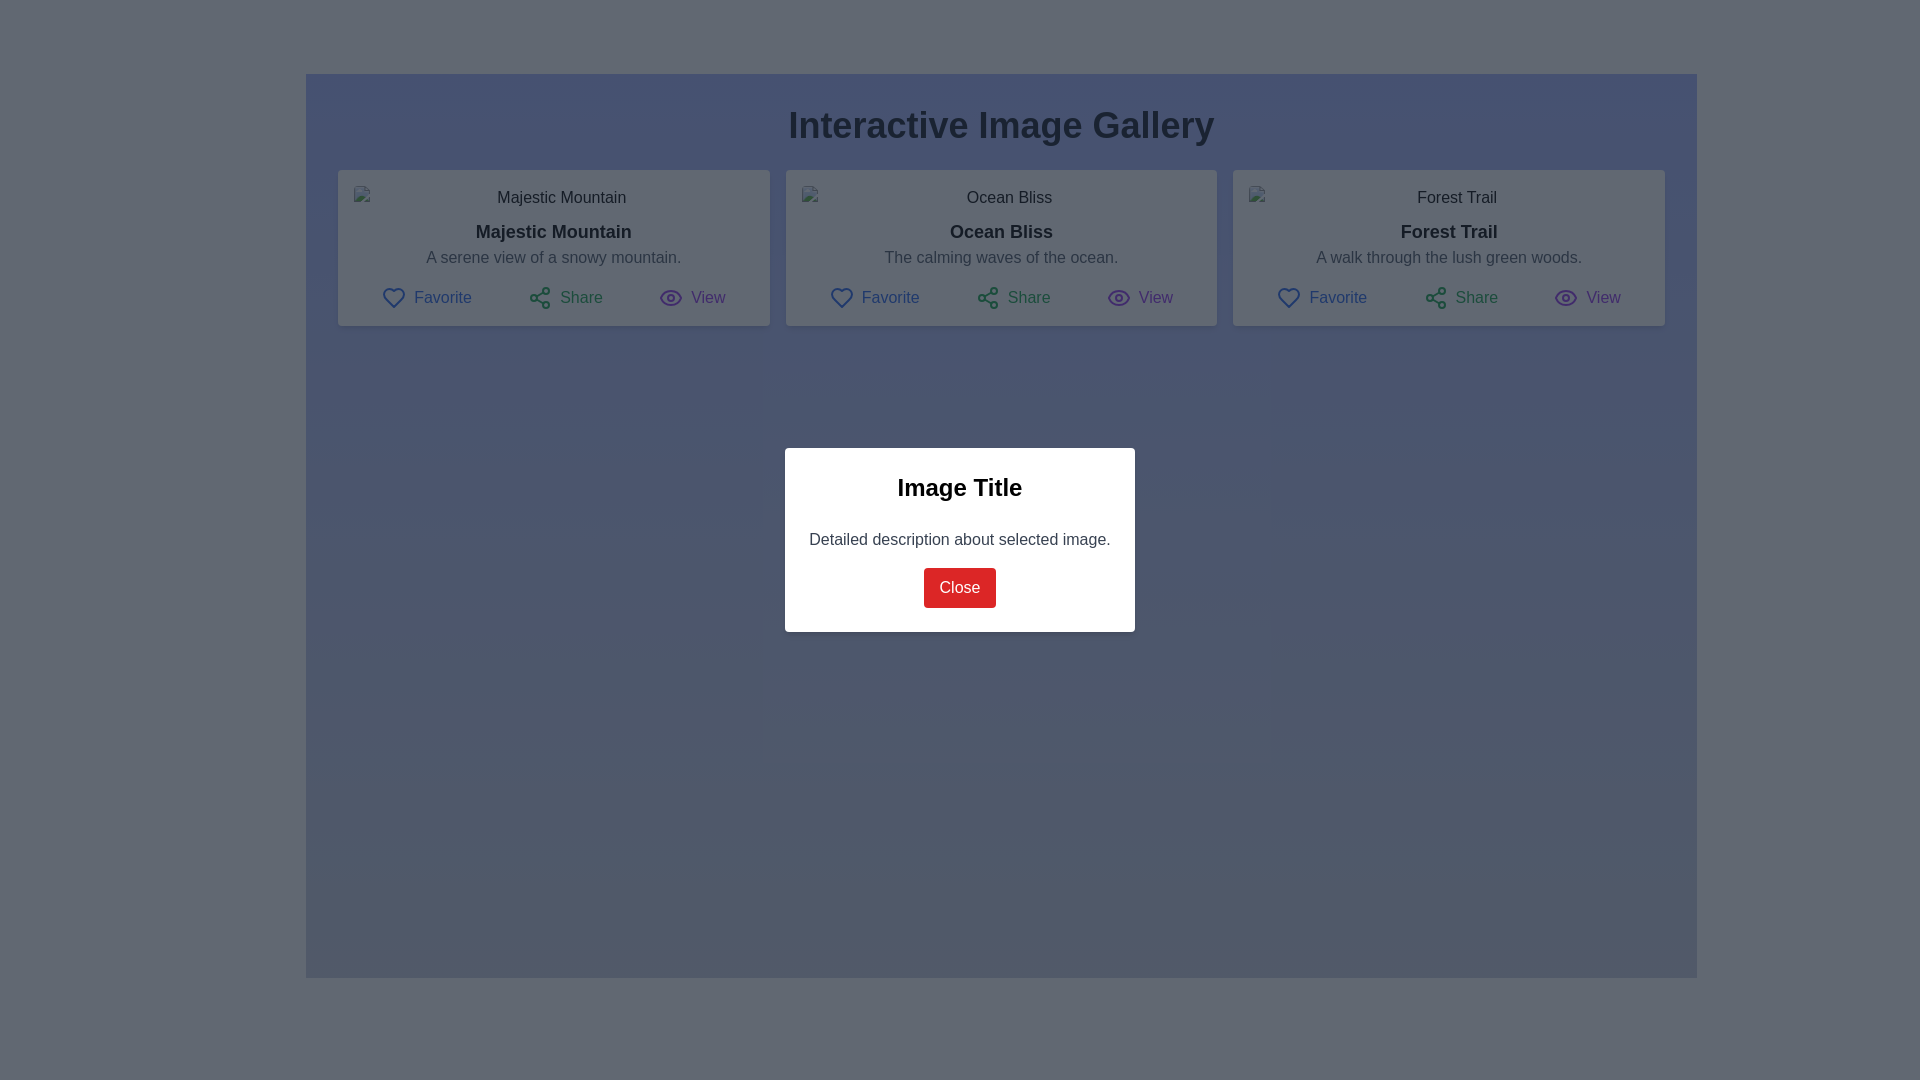 Image resolution: width=1920 pixels, height=1080 pixels. Describe the element at coordinates (540, 297) in the screenshot. I see `the green 'Share' icon, which is located next to the 'Share' label in the horizontal menu of the 'Majestic Mountain' card` at that location.